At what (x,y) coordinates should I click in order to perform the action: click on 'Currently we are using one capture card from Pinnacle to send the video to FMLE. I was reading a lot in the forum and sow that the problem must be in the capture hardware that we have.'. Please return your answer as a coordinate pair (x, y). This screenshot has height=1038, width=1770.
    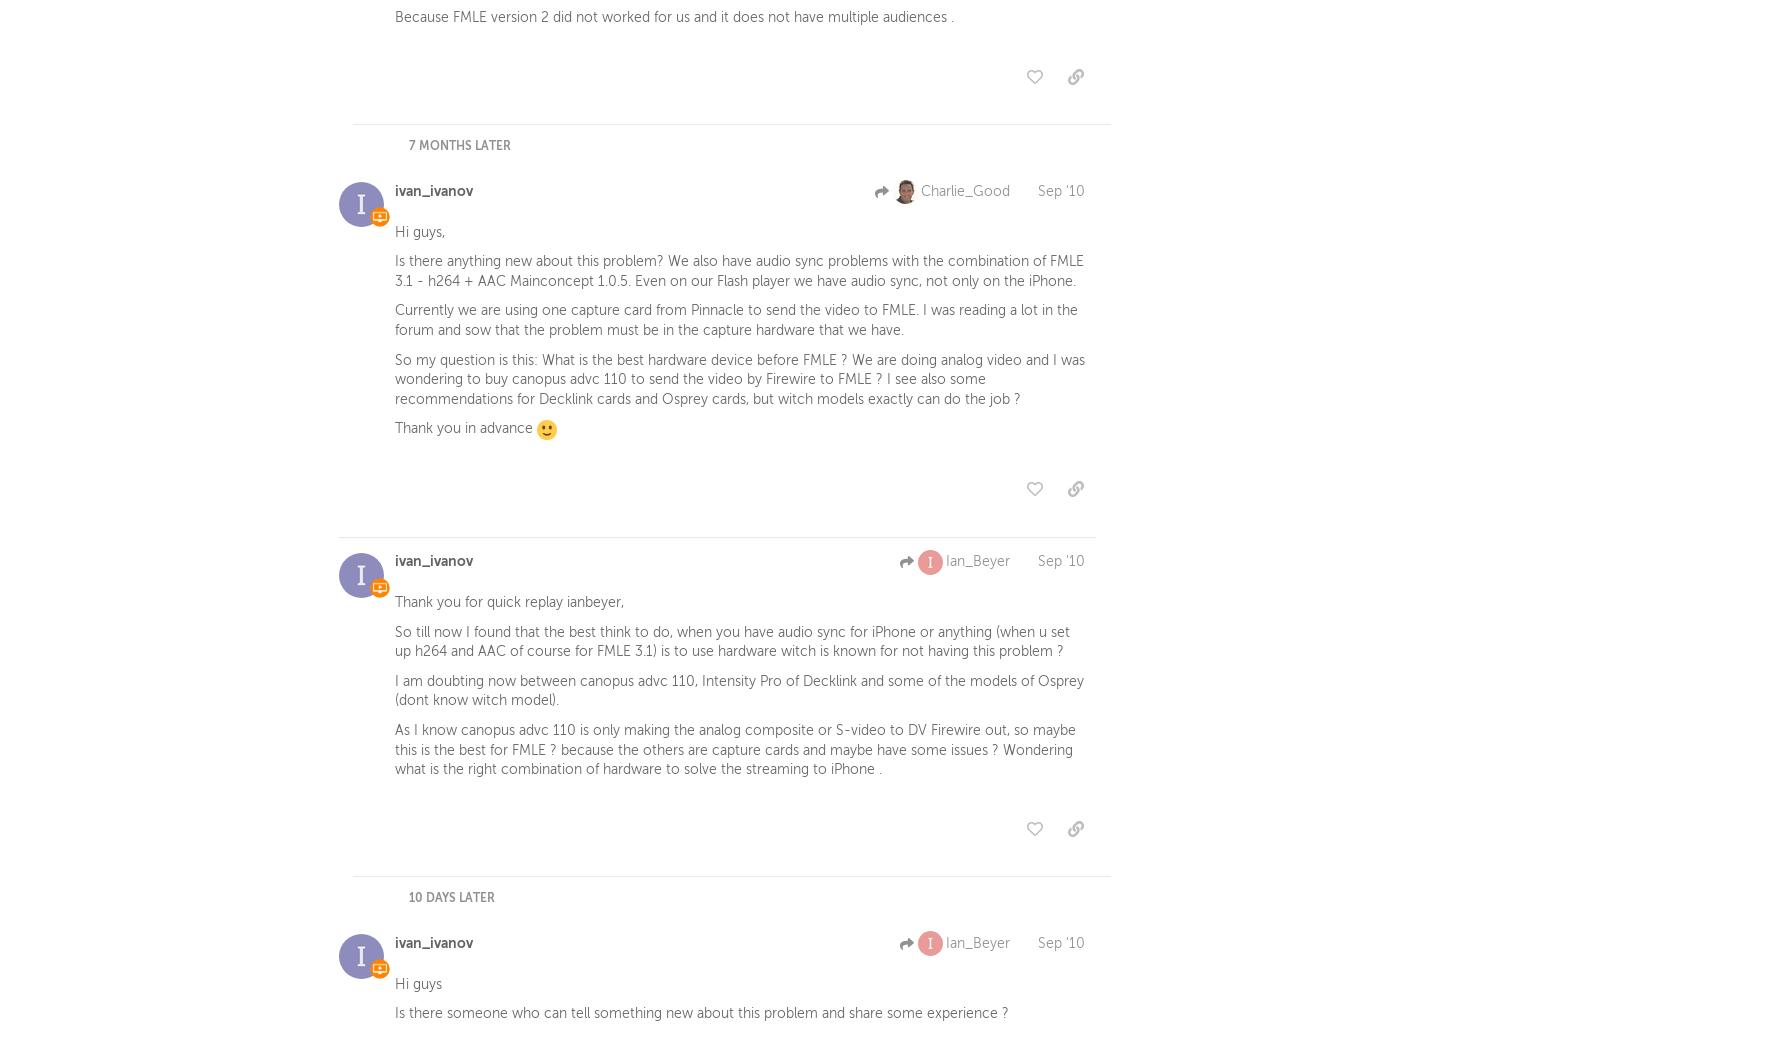
    Looking at the image, I should click on (394, 324).